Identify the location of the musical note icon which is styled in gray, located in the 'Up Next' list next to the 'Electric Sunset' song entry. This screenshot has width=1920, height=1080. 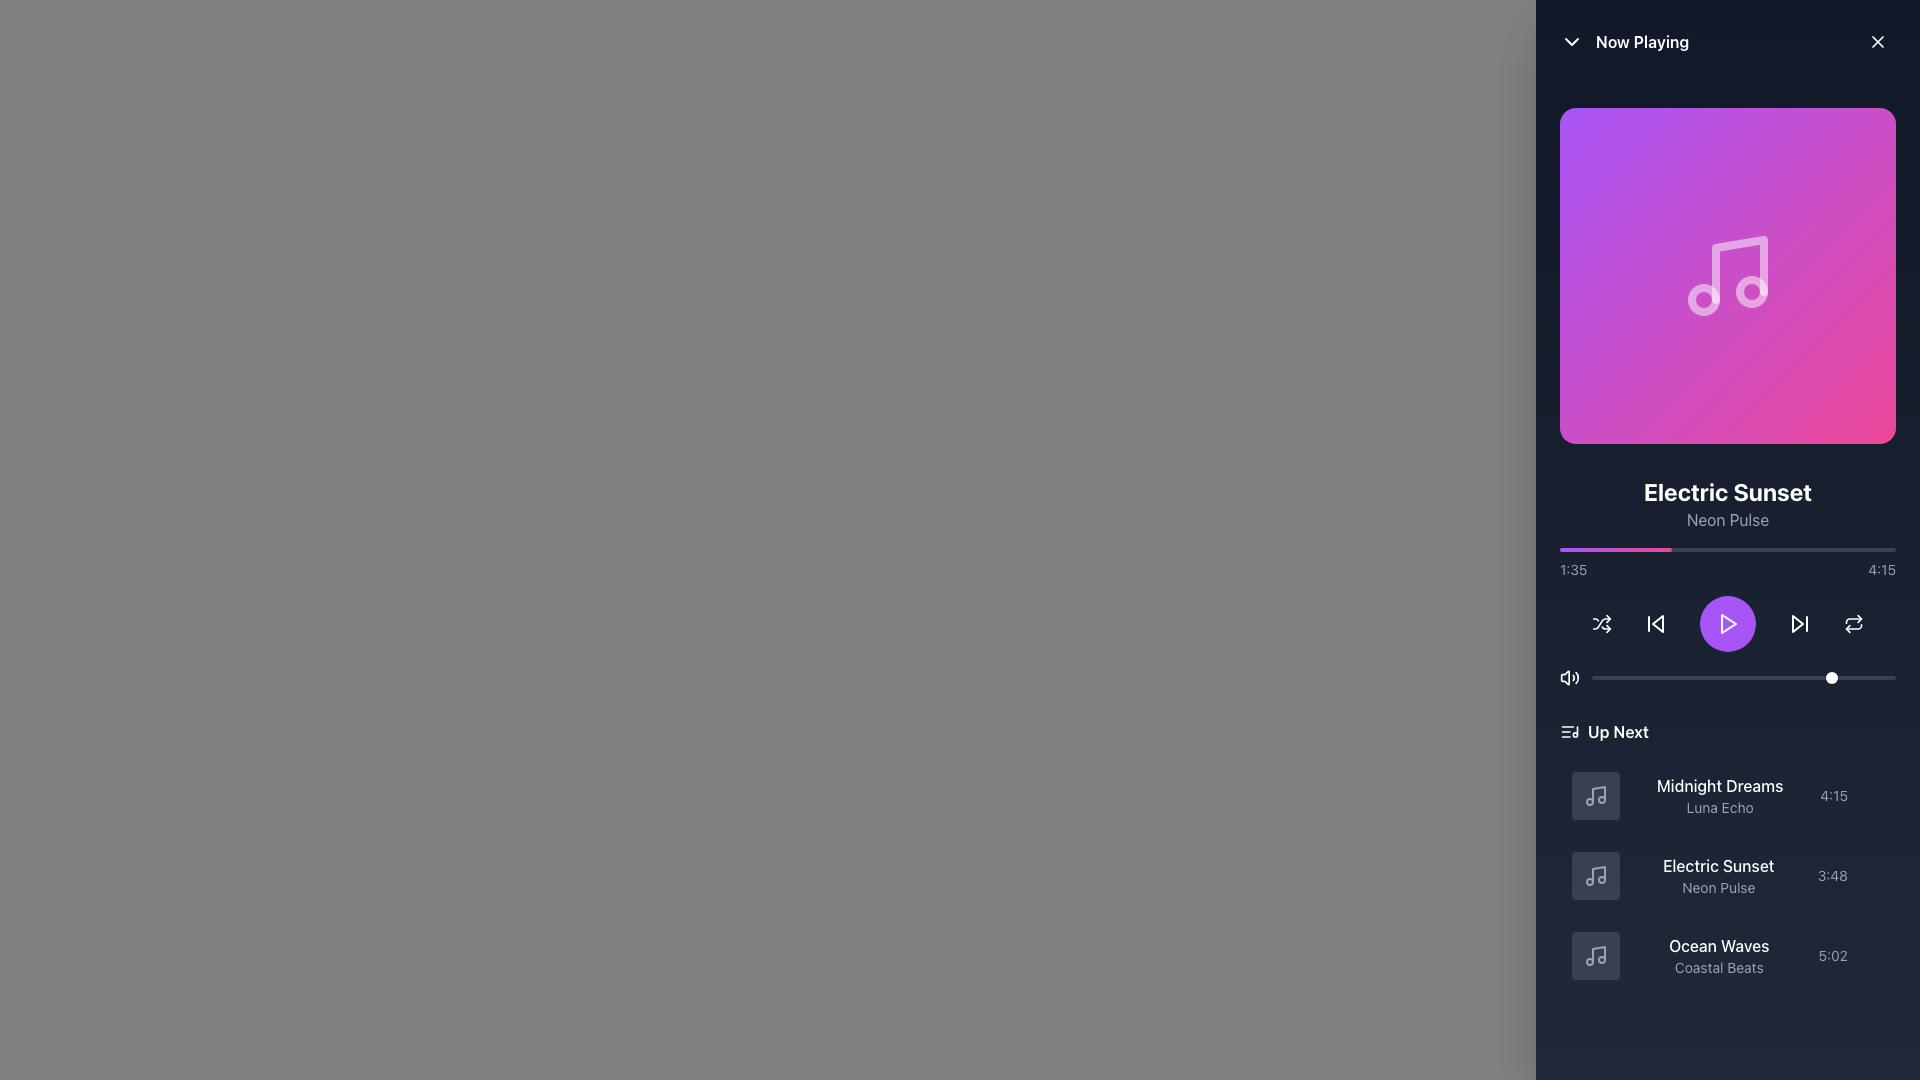
(1595, 874).